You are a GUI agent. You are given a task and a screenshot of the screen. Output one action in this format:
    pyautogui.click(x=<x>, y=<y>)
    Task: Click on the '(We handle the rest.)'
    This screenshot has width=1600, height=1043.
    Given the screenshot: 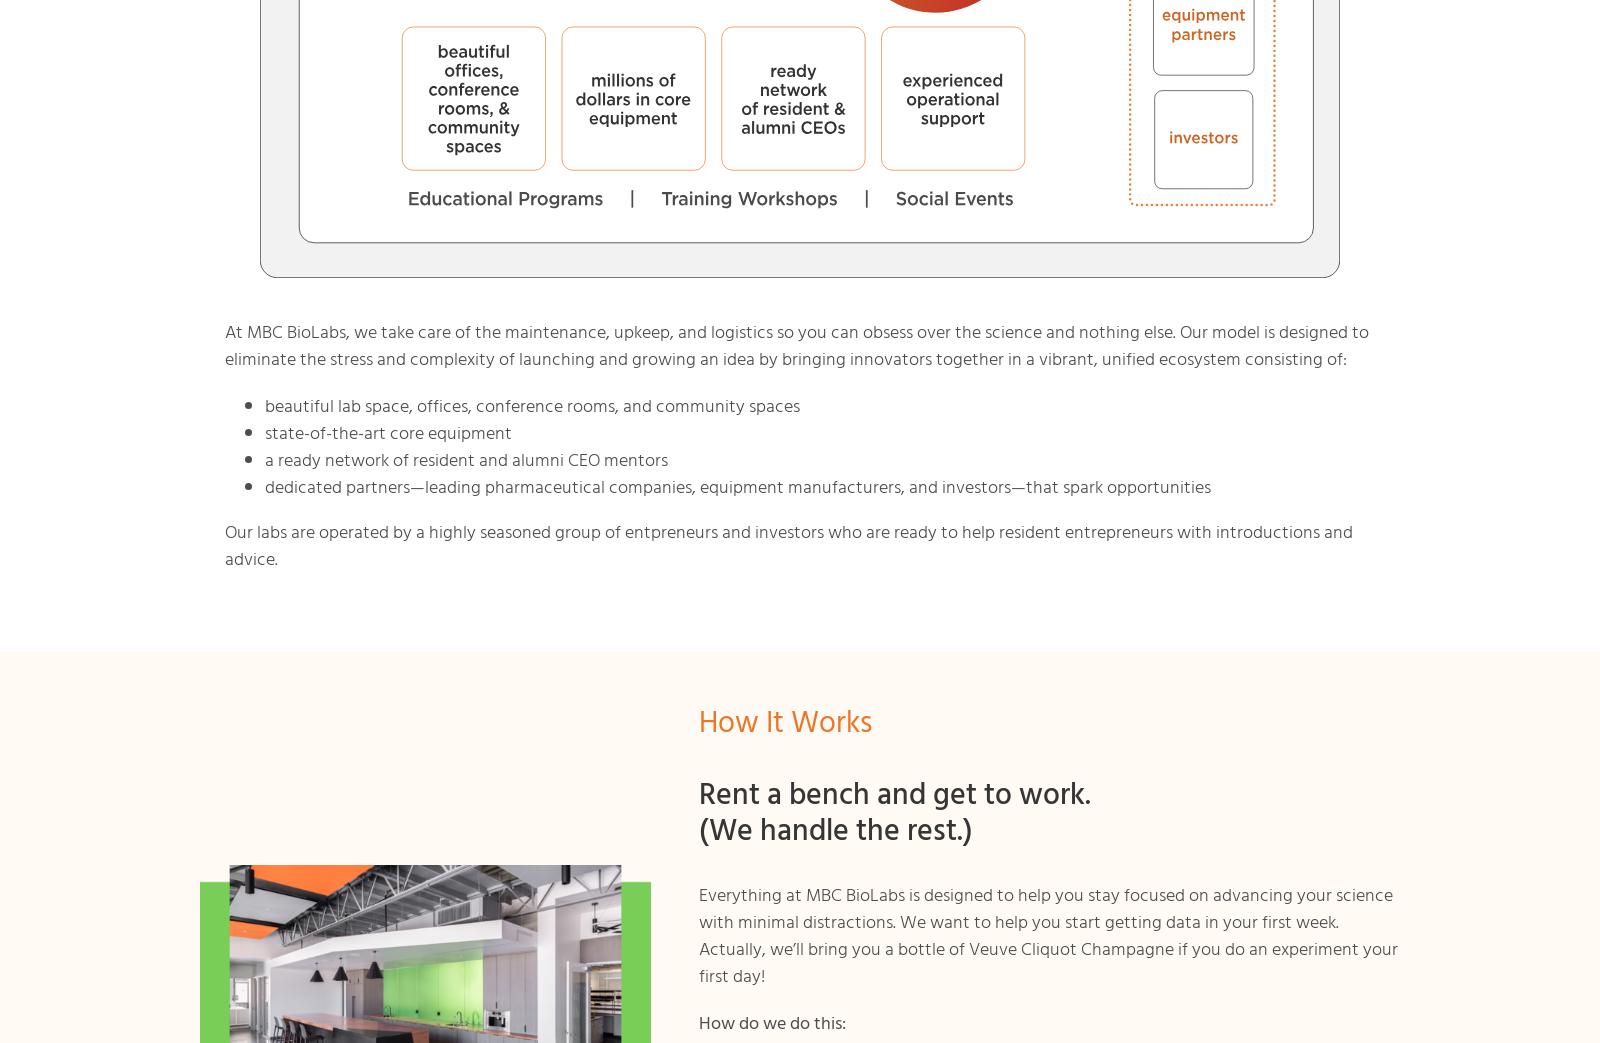 What is the action you would take?
    pyautogui.click(x=699, y=832)
    